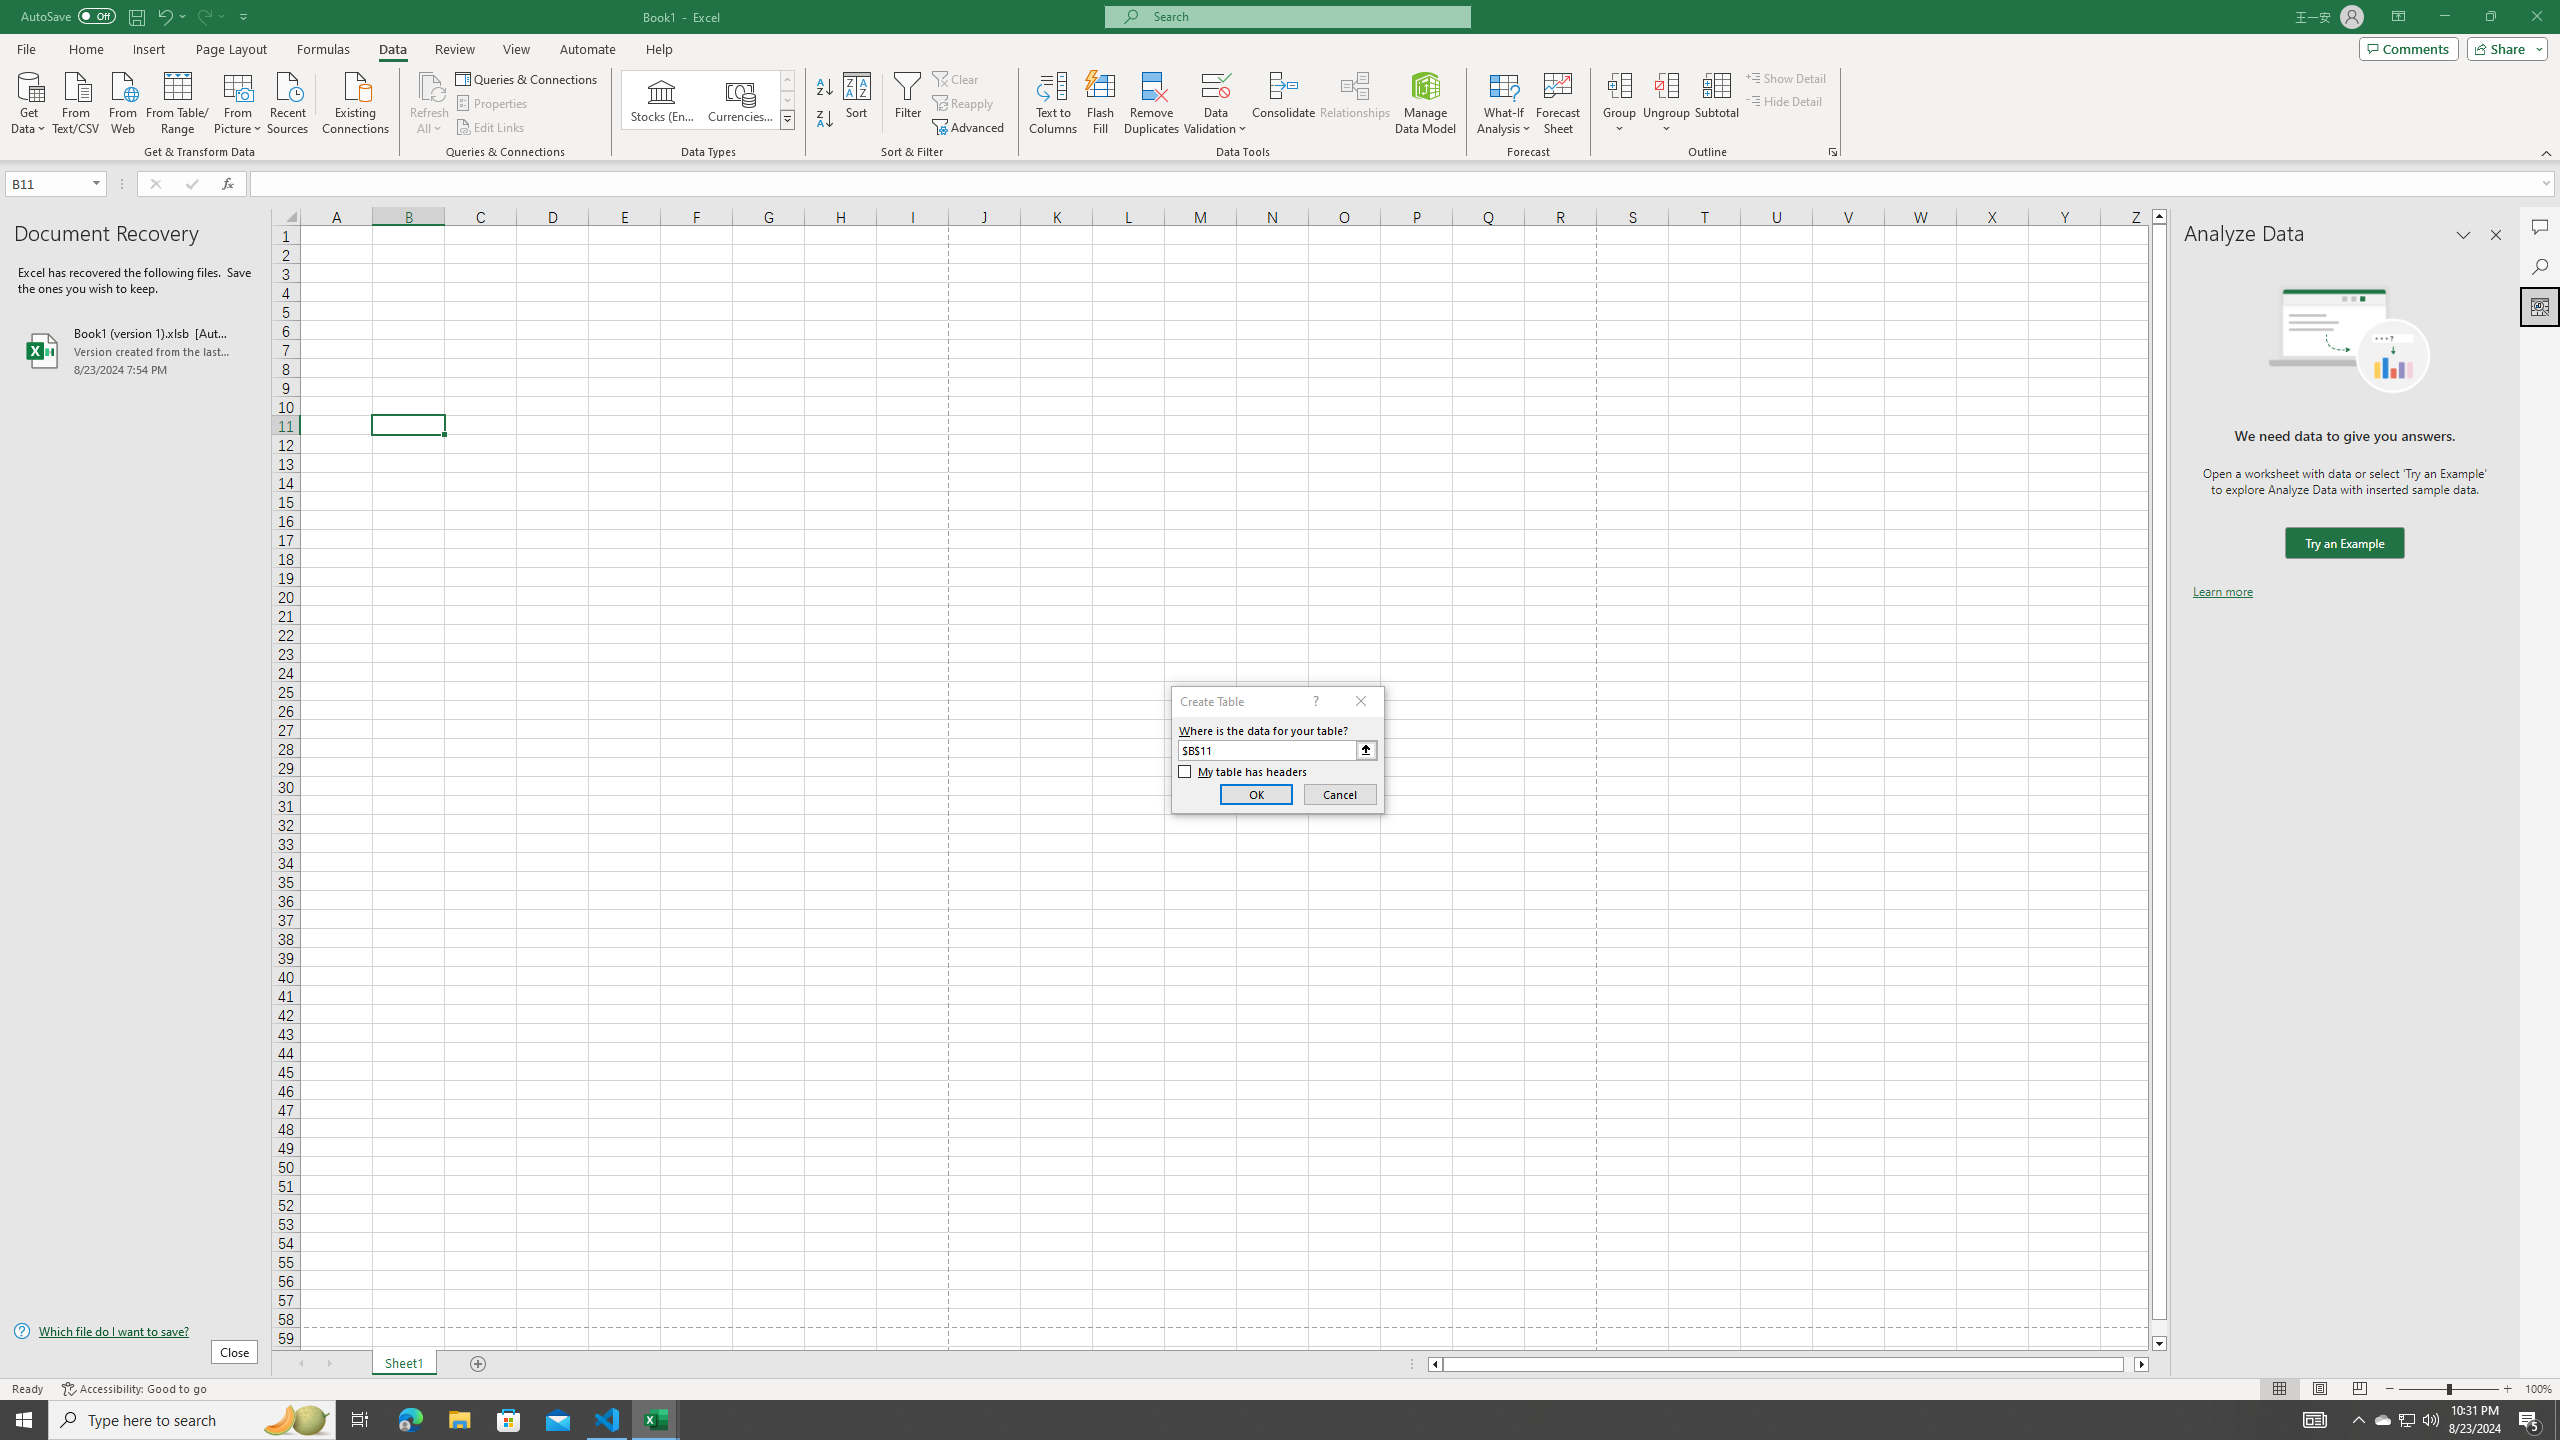 This screenshot has width=2560, height=1440. I want to click on 'Scroll Left', so click(299, 1363).